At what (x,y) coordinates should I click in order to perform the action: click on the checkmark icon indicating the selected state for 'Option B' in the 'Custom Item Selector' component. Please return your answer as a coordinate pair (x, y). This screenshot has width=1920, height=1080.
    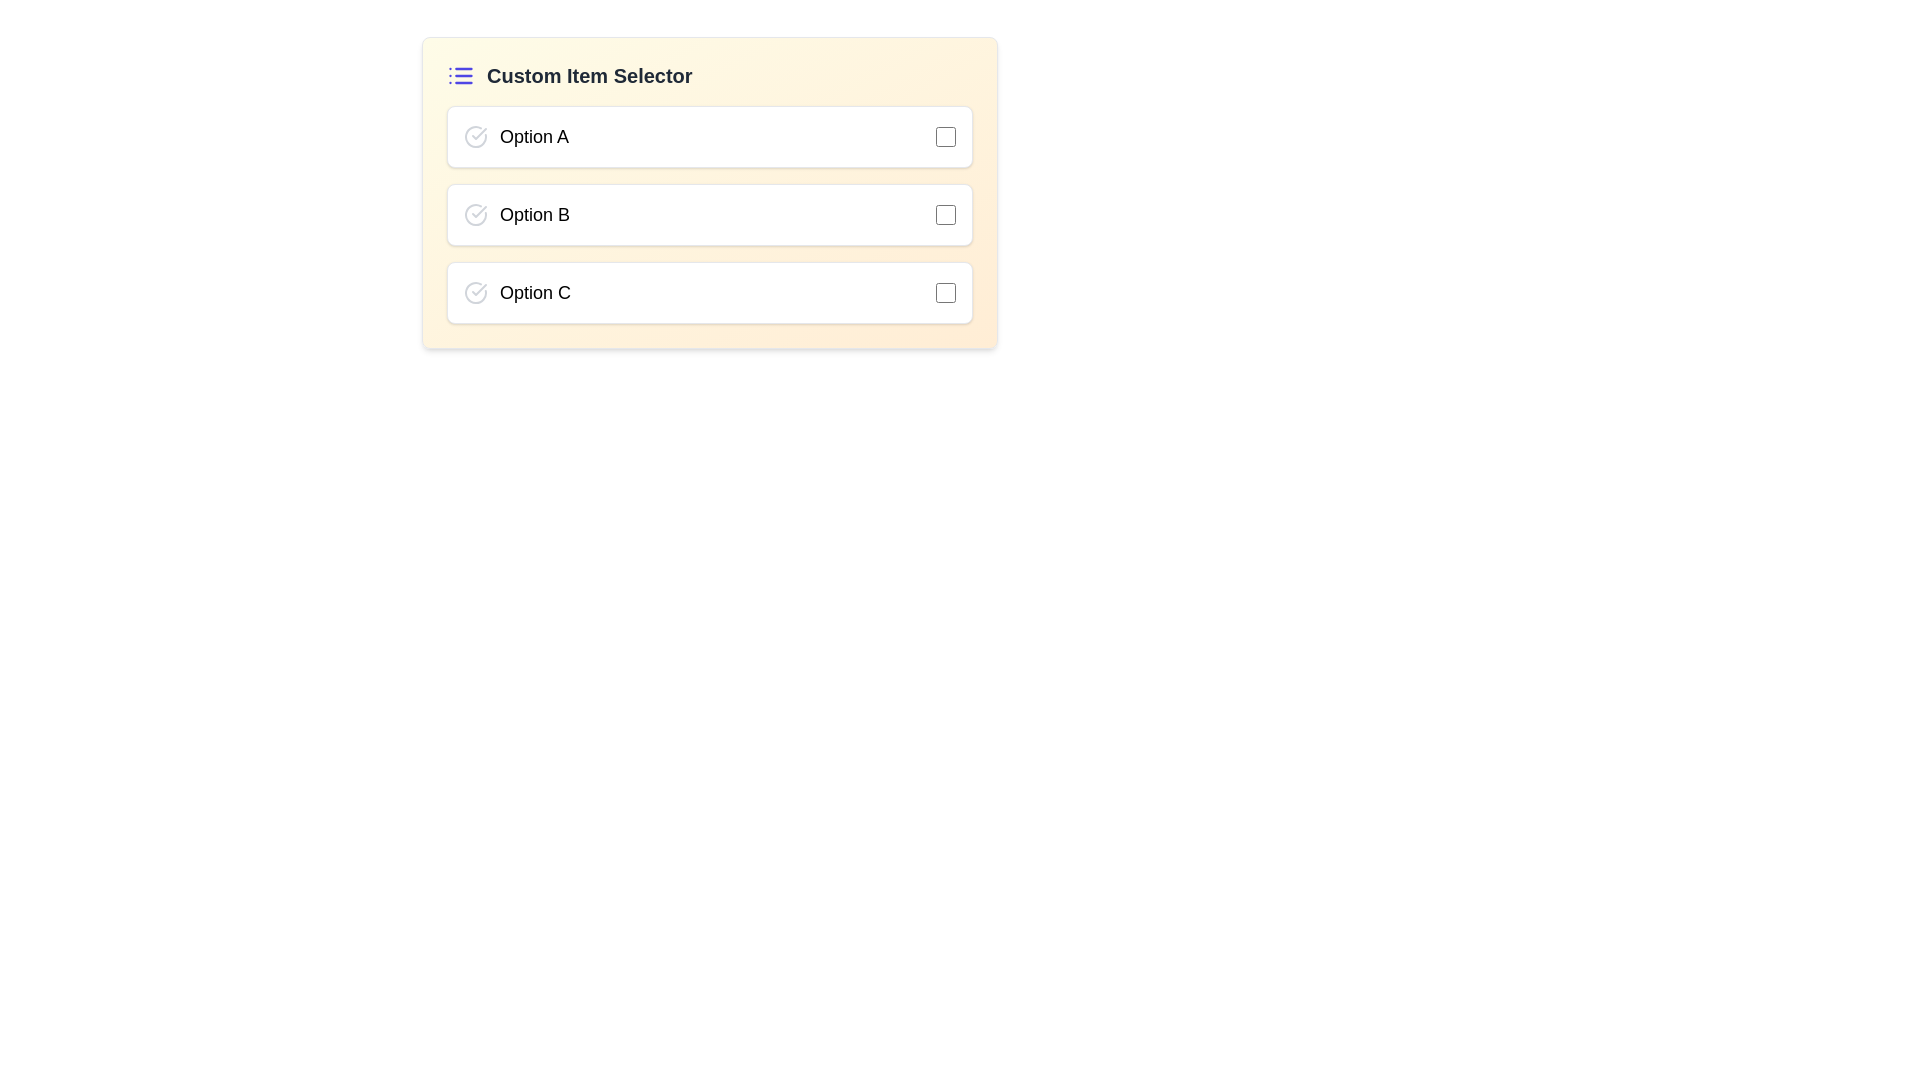
    Looking at the image, I should click on (478, 212).